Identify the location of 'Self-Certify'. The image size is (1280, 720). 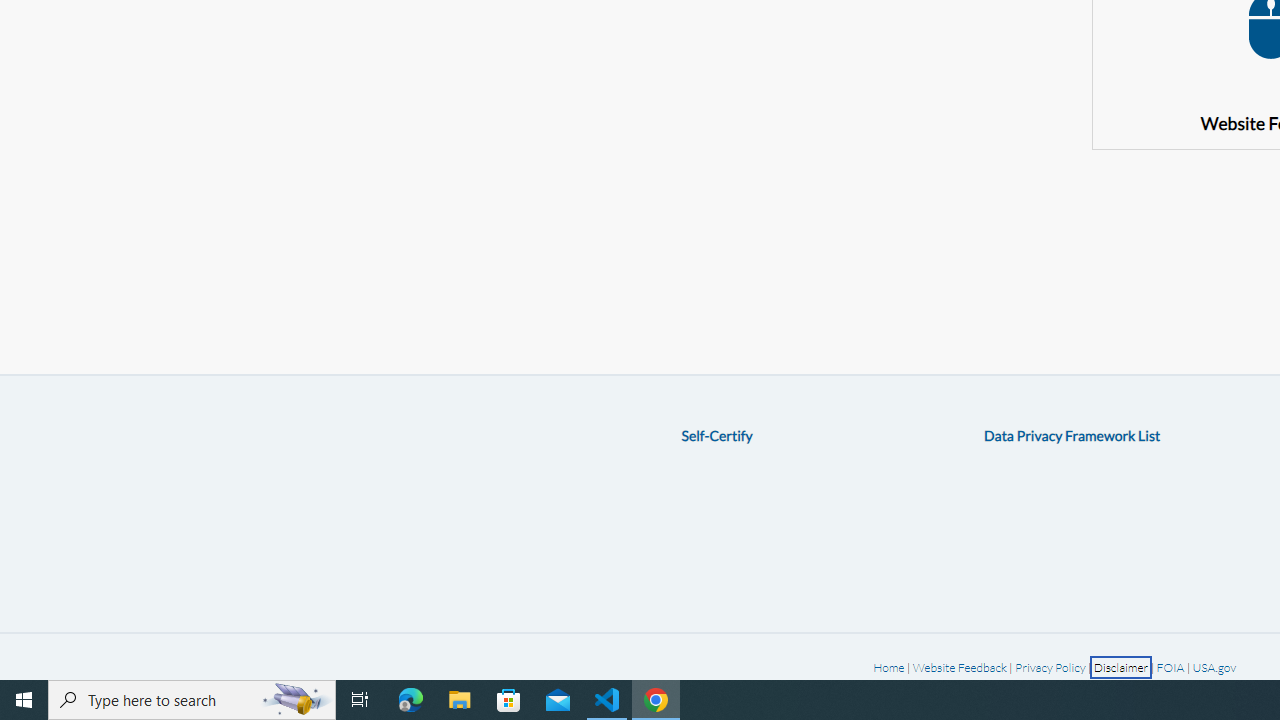
(716, 434).